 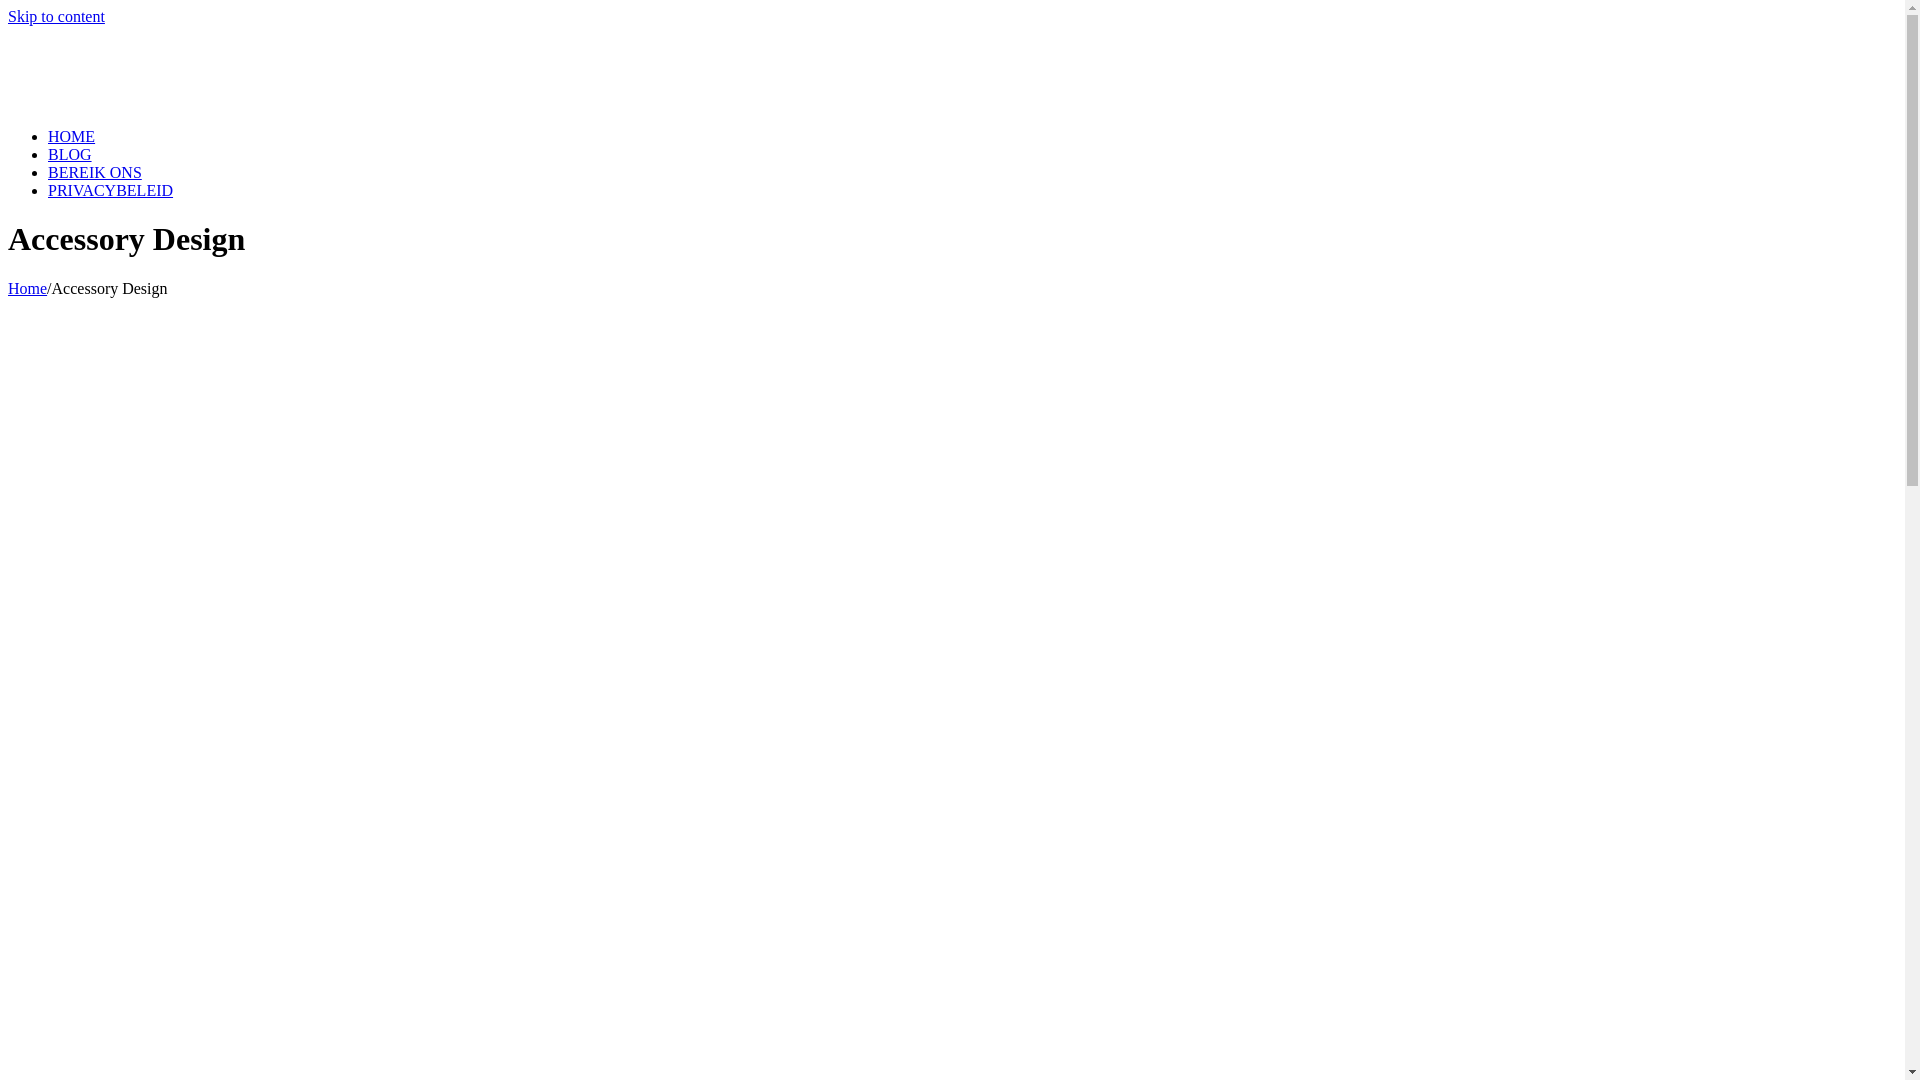 I want to click on 'HOME', so click(x=71, y=135).